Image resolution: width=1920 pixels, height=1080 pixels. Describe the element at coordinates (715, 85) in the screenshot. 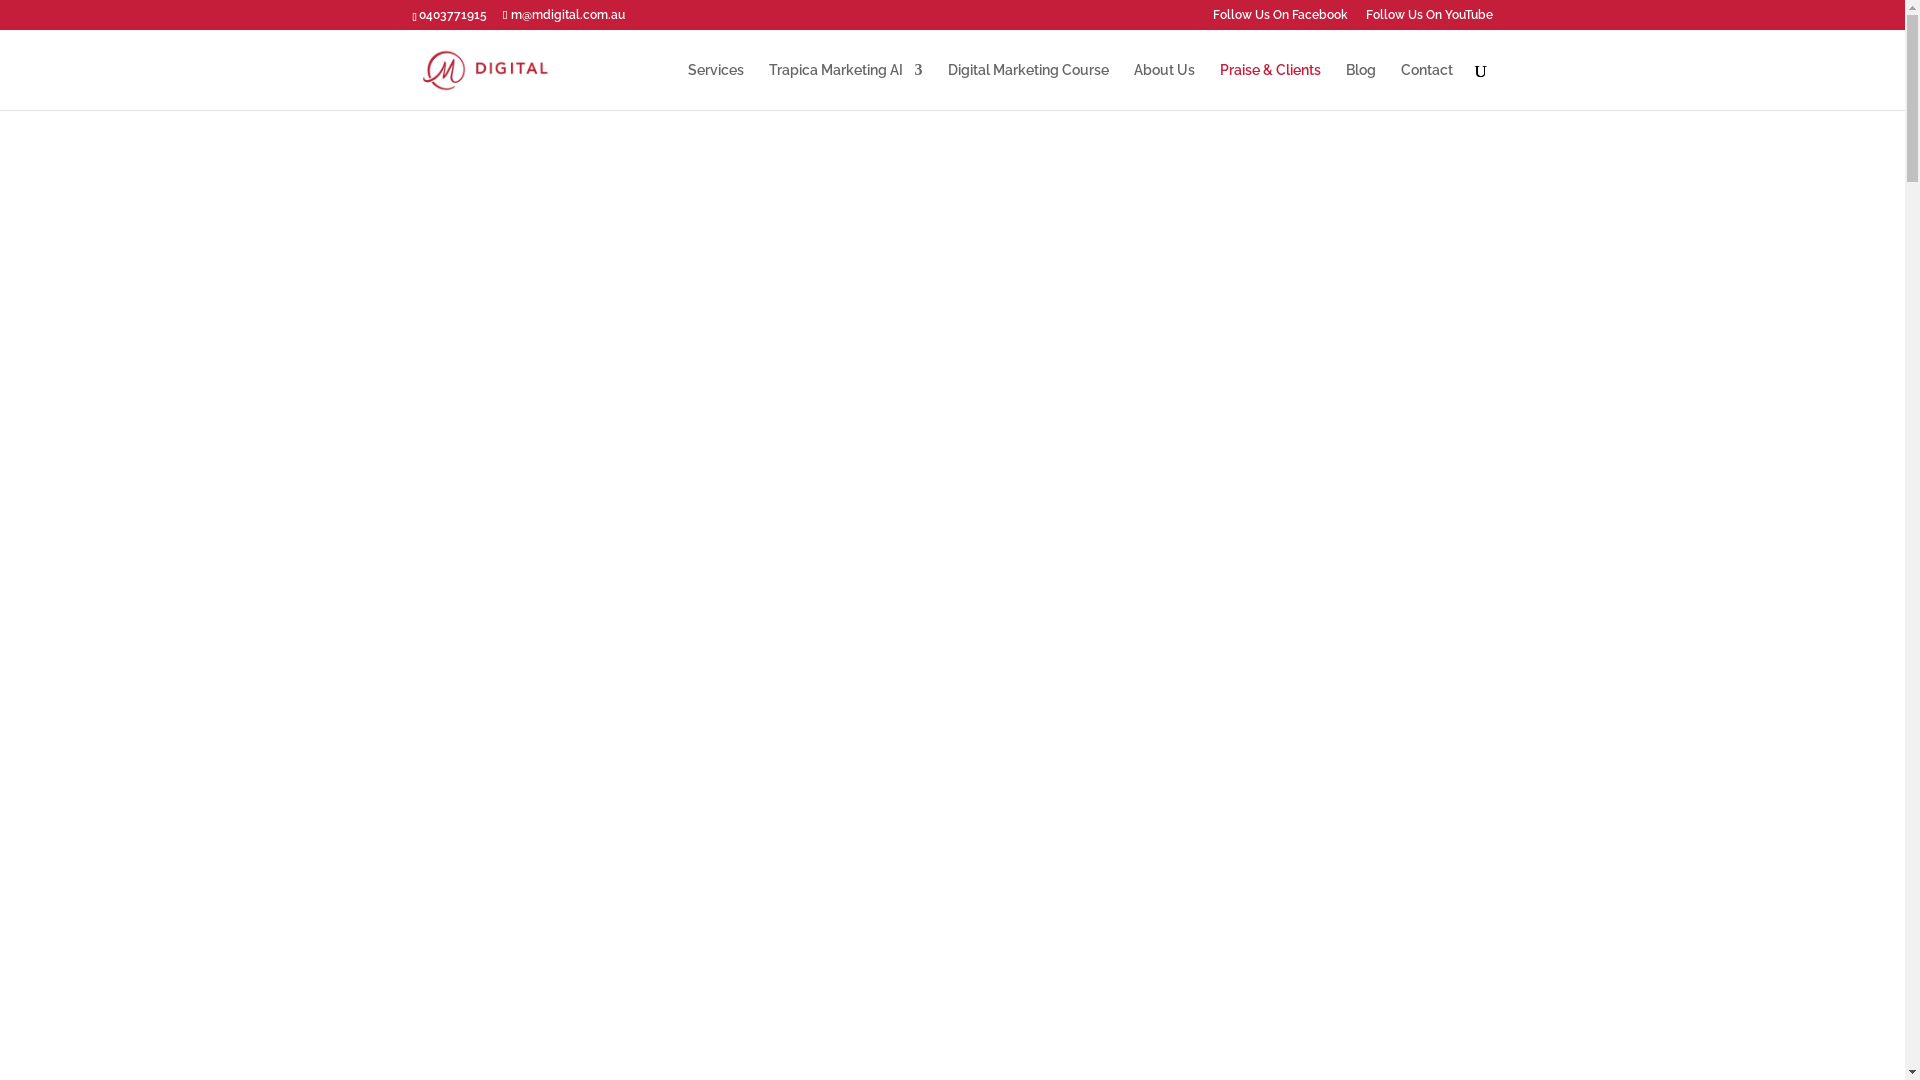

I see `'Services'` at that location.